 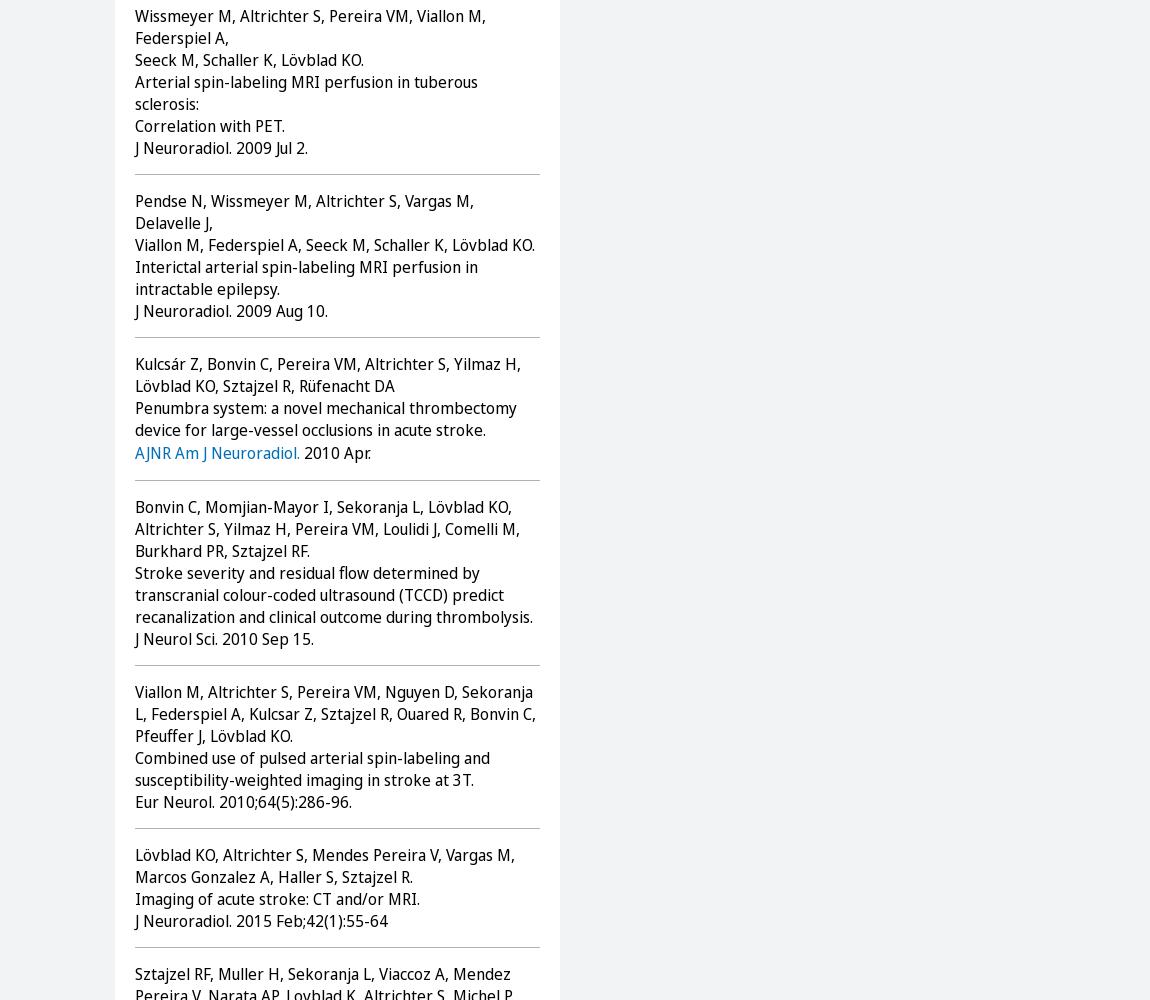 What do you see at coordinates (242, 801) in the screenshot?
I see `'Eur Neurol. 2010;64(5):286-96.'` at bounding box center [242, 801].